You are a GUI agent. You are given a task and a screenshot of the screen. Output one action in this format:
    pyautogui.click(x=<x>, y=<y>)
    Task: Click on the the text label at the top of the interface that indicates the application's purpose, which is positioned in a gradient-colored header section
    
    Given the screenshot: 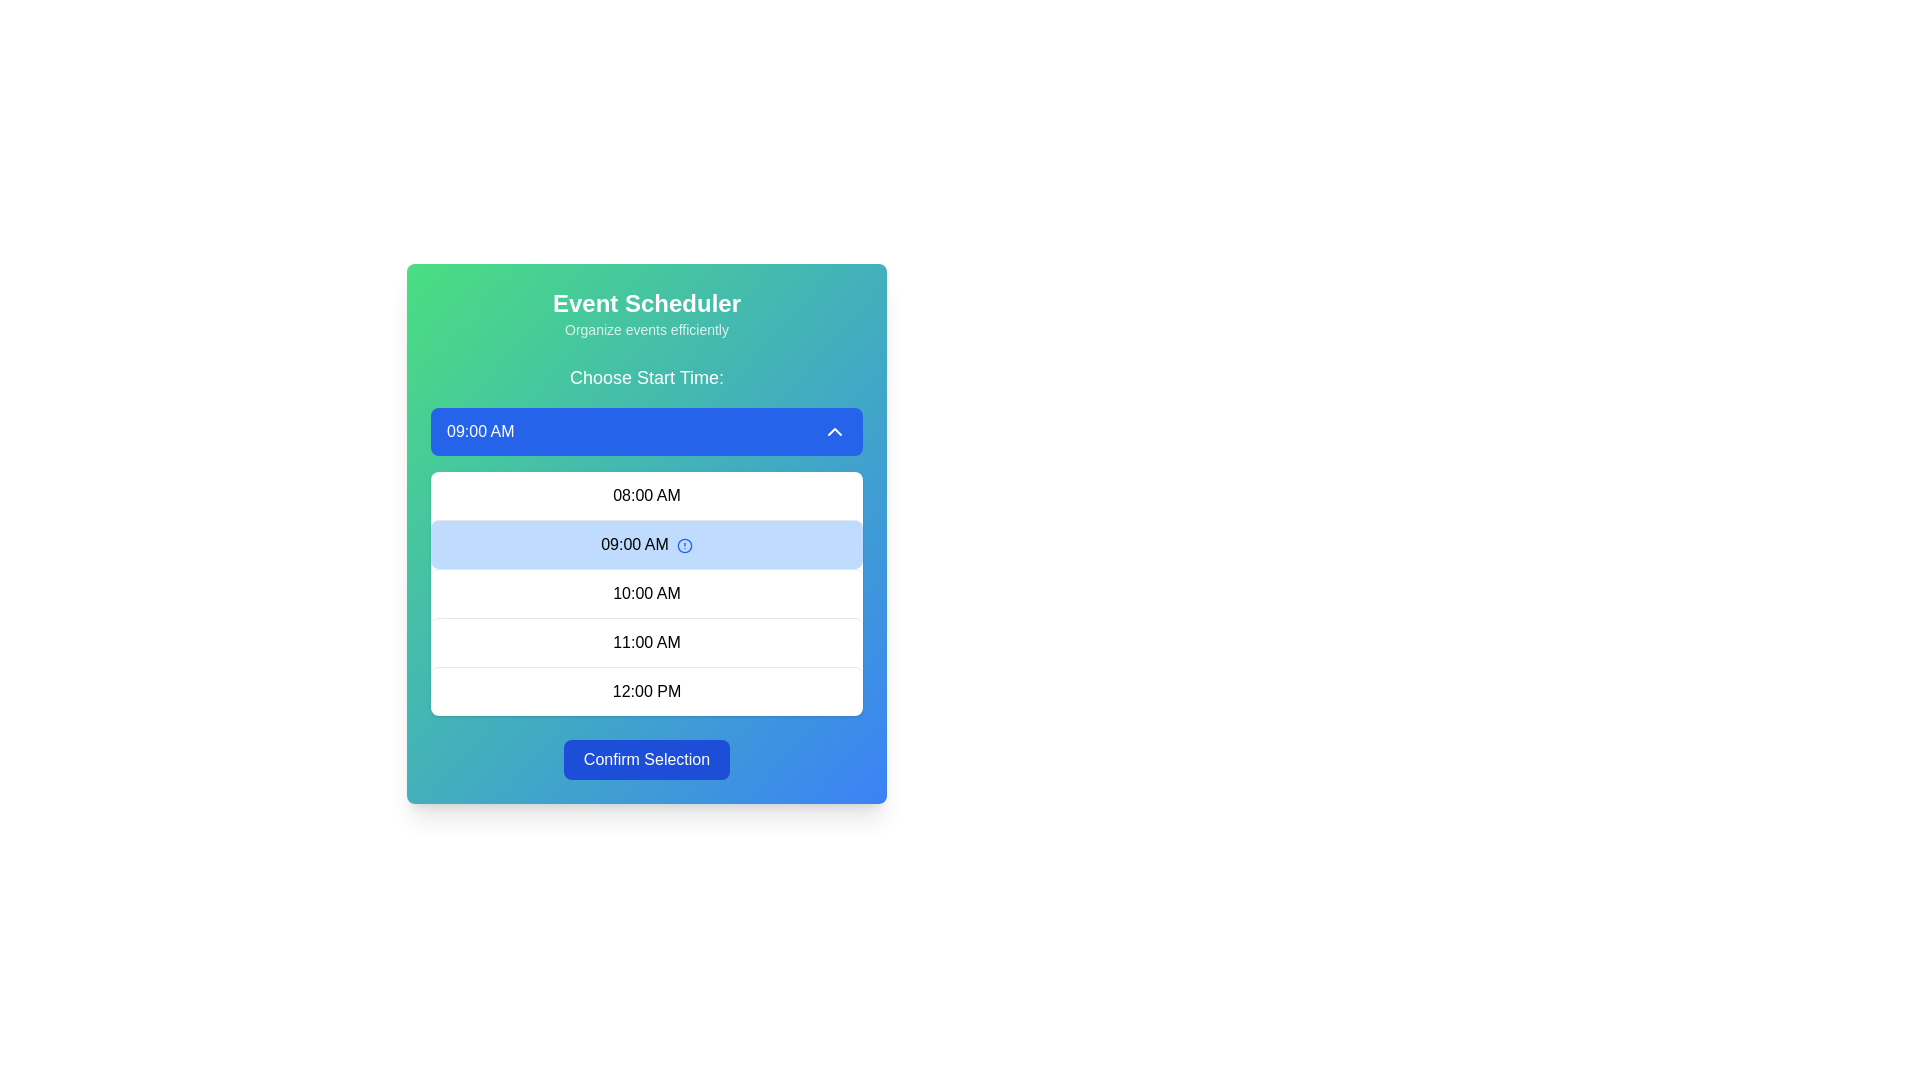 What is the action you would take?
    pyautogui.click(x=647, y=304)
    